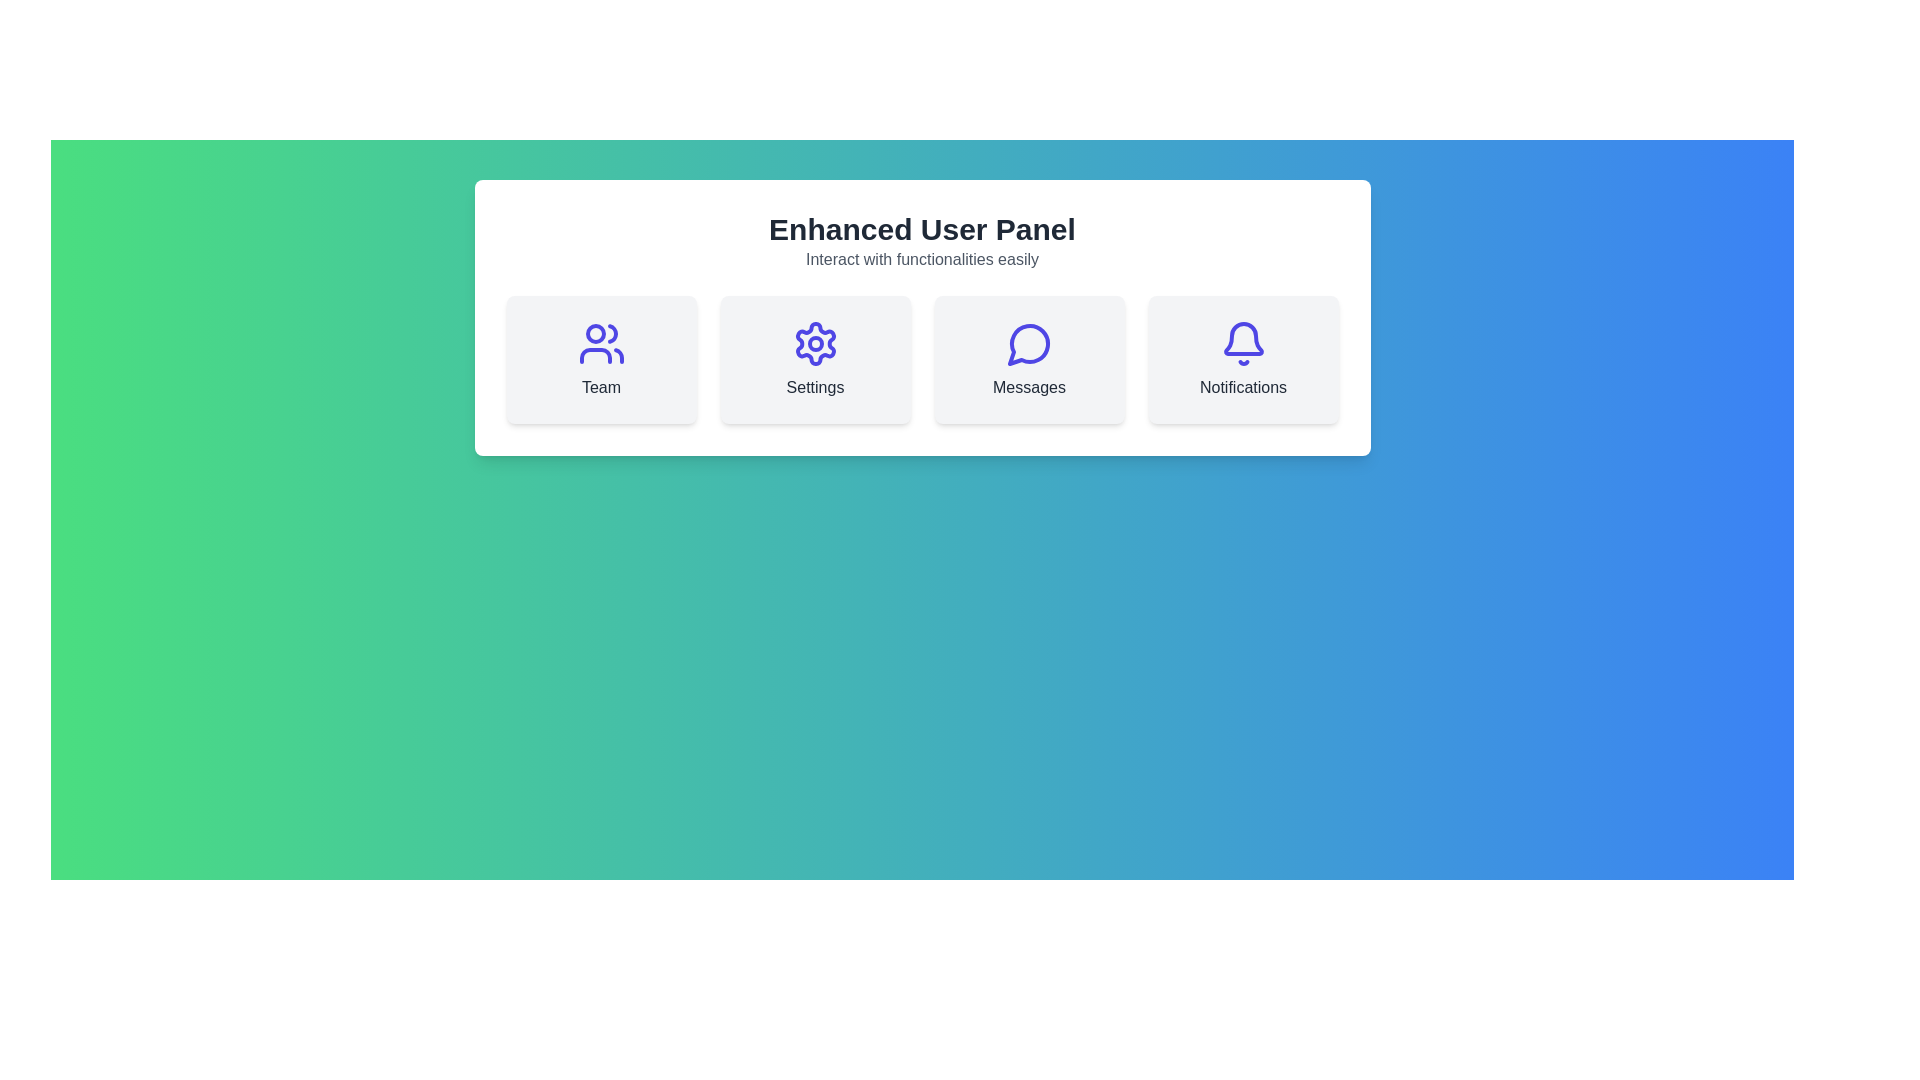 The image size is (1920, 1080). What do you see at coordinates (600, 342) in the screenshot?
I see `the indigo group of people icon located in the first card above the 'Team' label` at bounding box center [600, 342].